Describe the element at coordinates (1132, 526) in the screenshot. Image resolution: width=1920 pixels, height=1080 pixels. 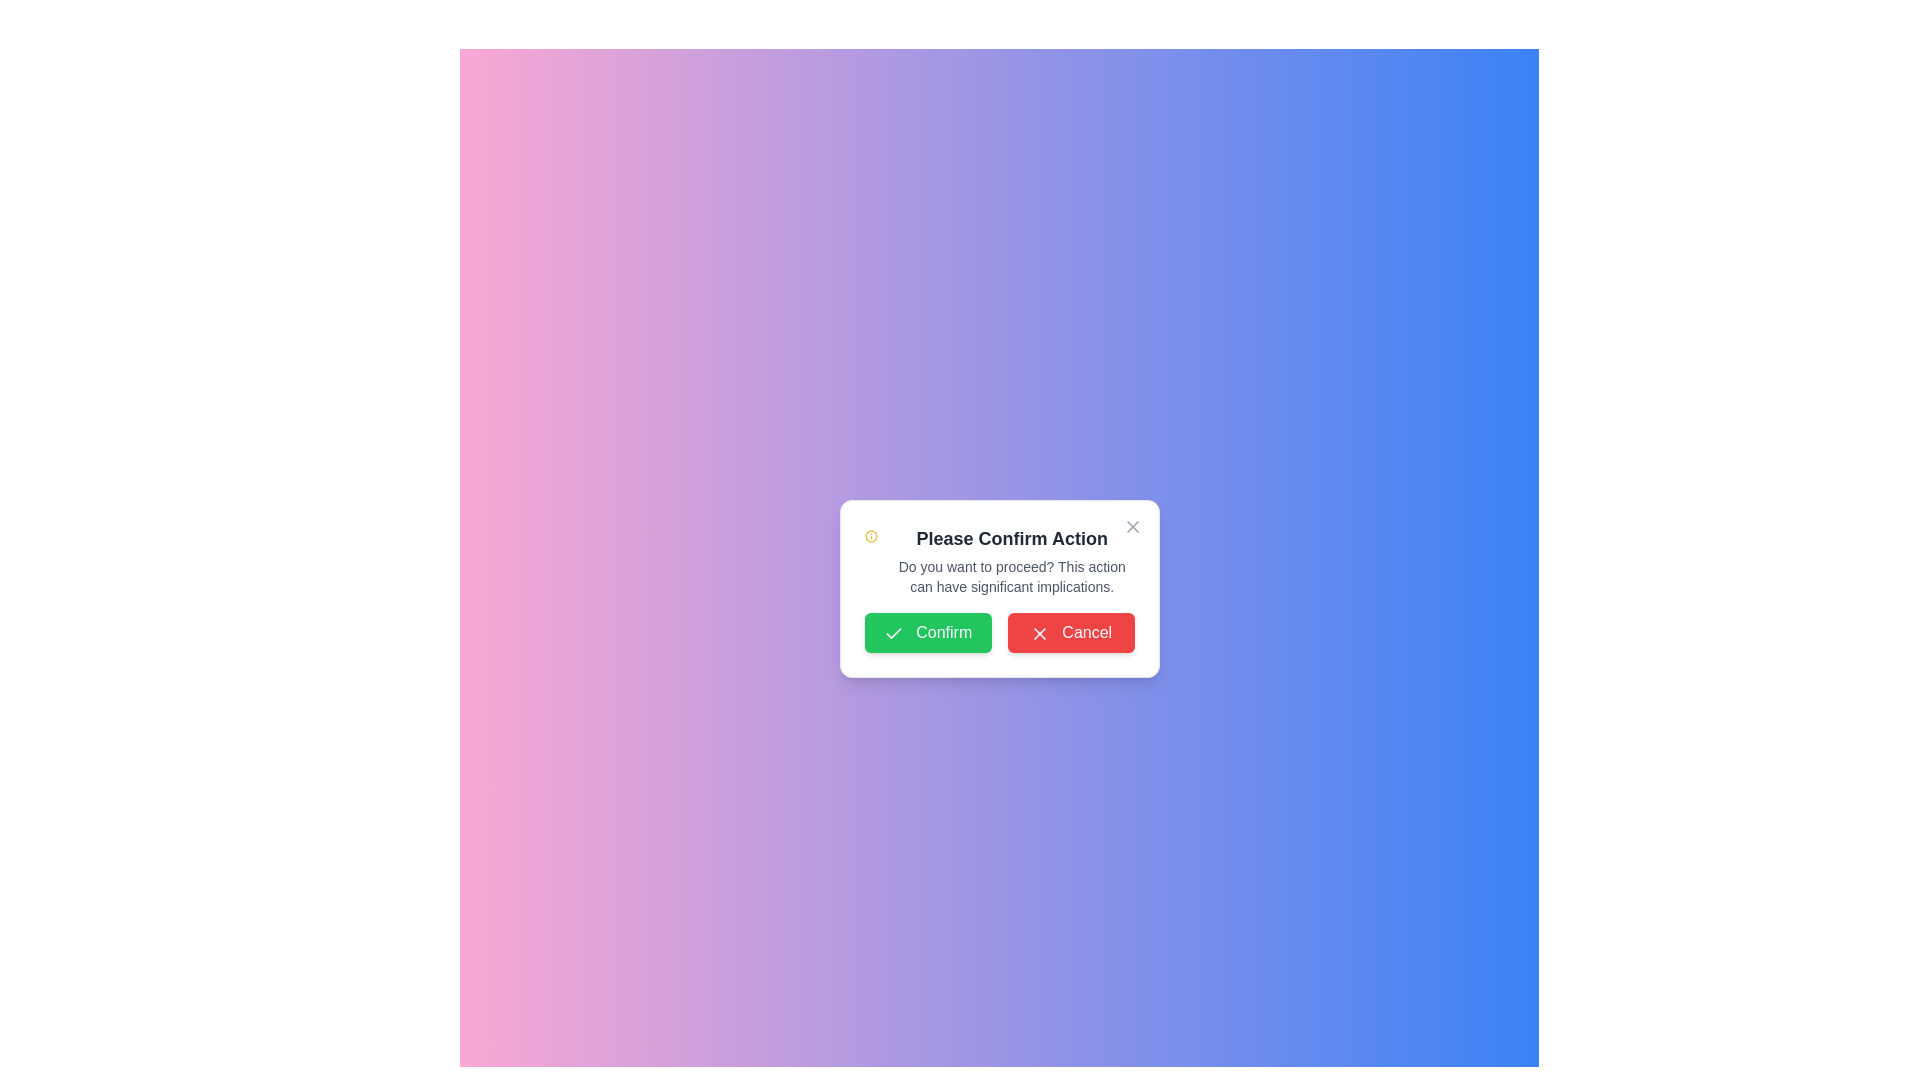
I see `the Close or Cancel Button Icon, which is a small cross-shaped icon located at the top right corner of the confirmation dialog box` at that location.